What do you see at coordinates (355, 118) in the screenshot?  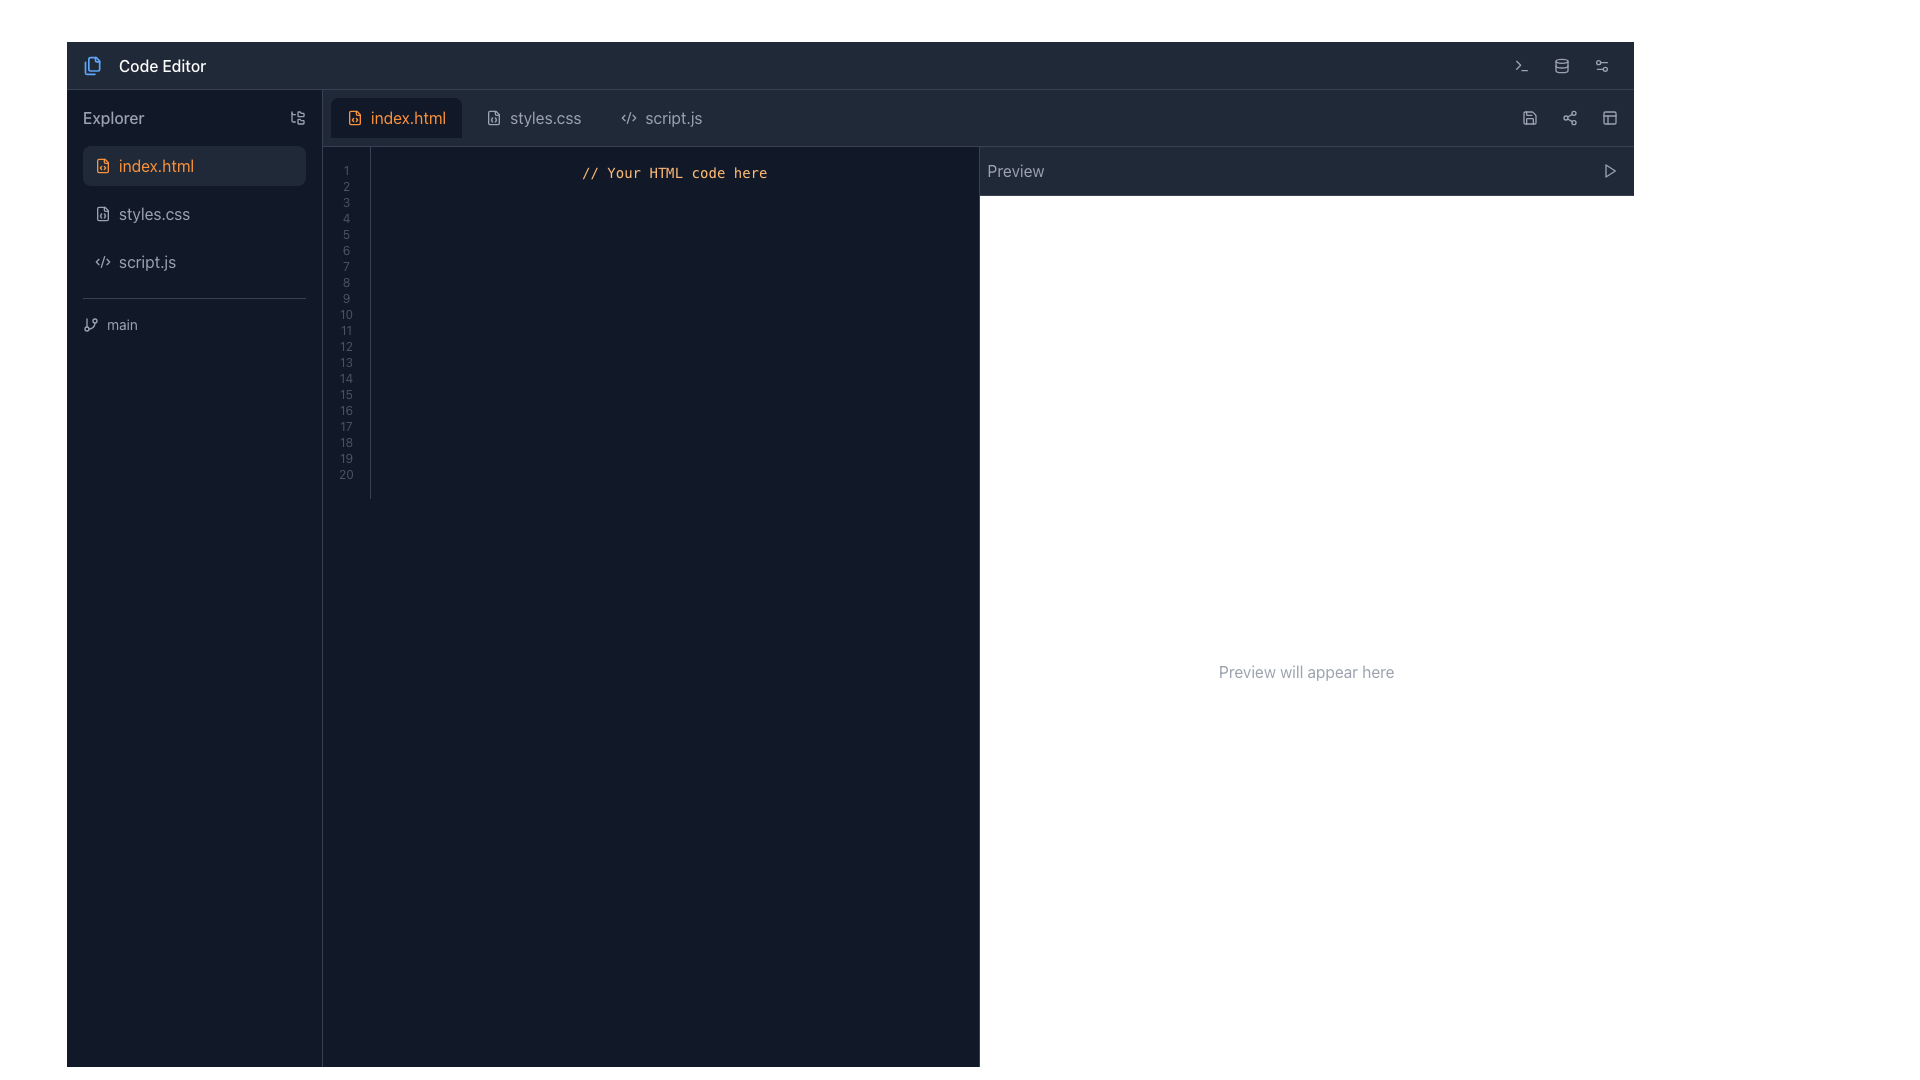 I see `the 'index.html' file icon` at bounding box center [355, 118].